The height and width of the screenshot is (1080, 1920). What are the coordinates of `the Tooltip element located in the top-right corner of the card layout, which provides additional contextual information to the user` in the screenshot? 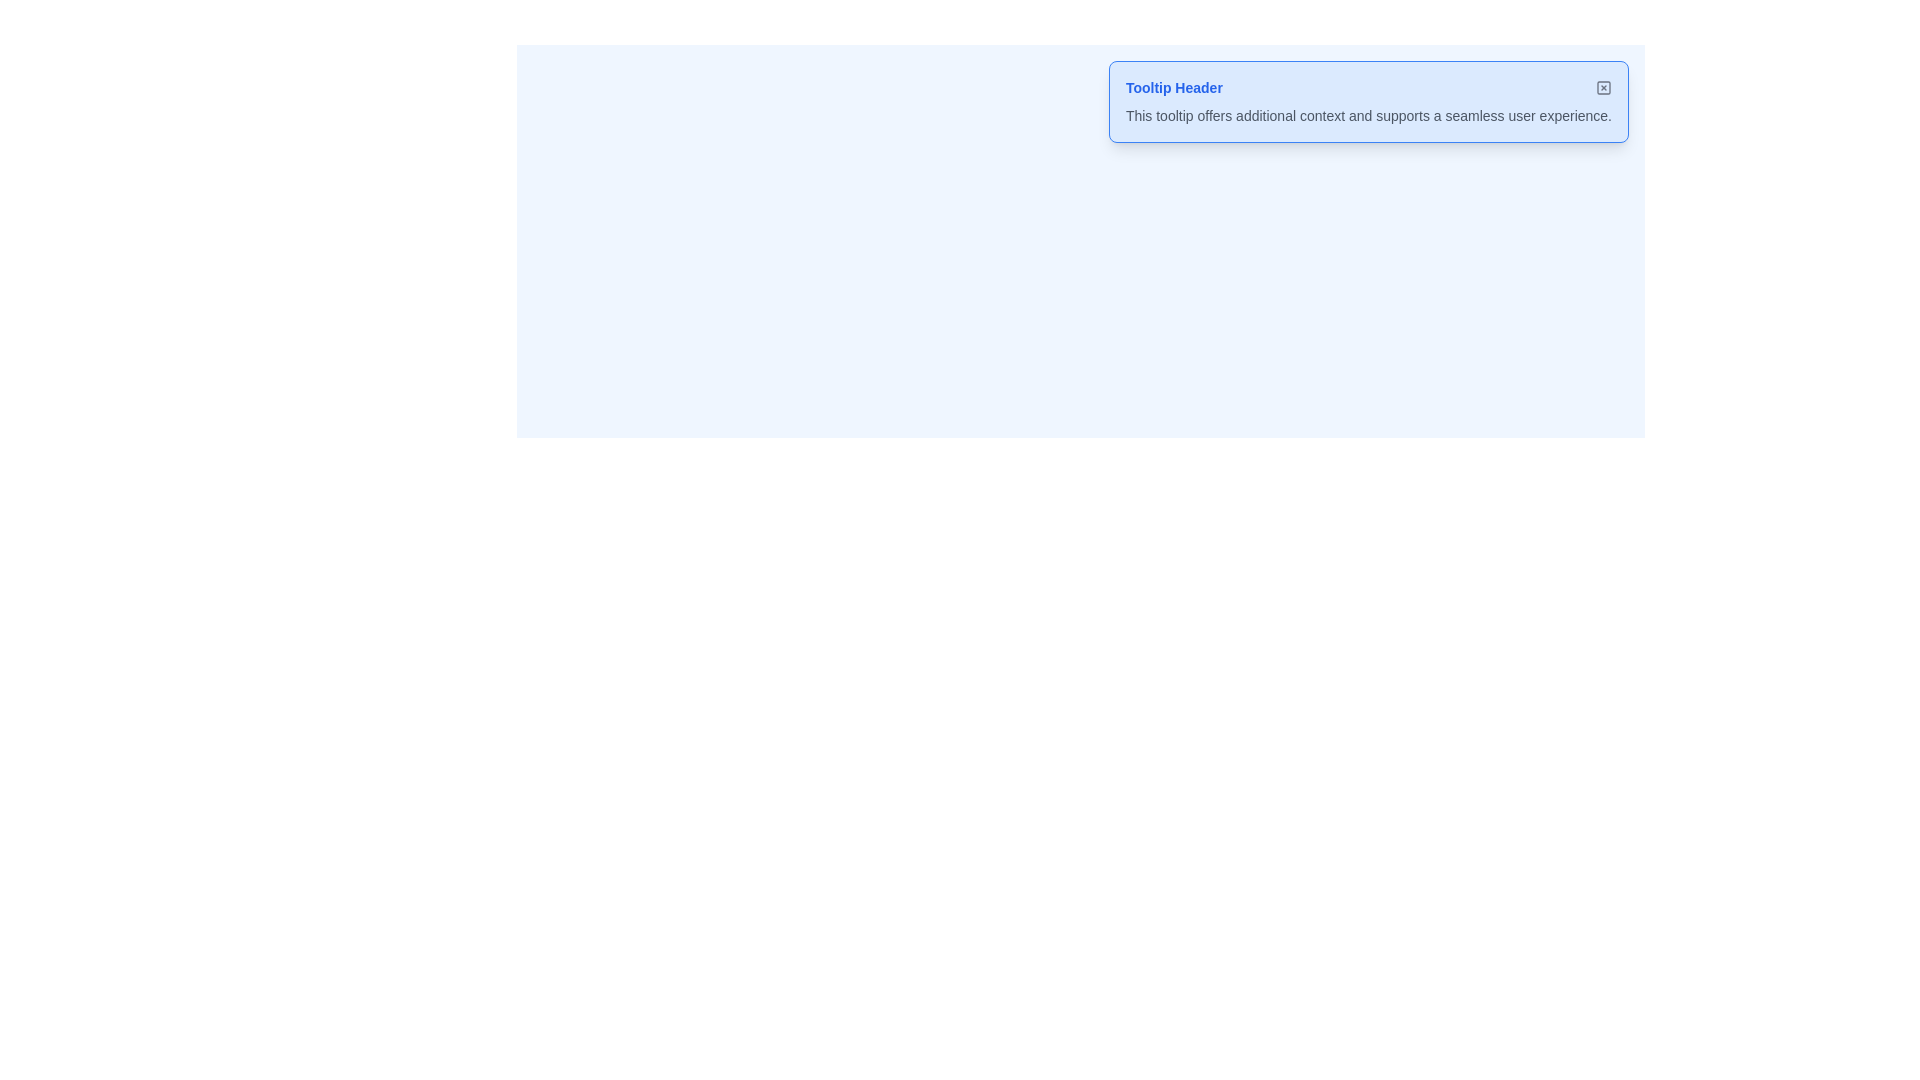 It's located at (1367, 101).